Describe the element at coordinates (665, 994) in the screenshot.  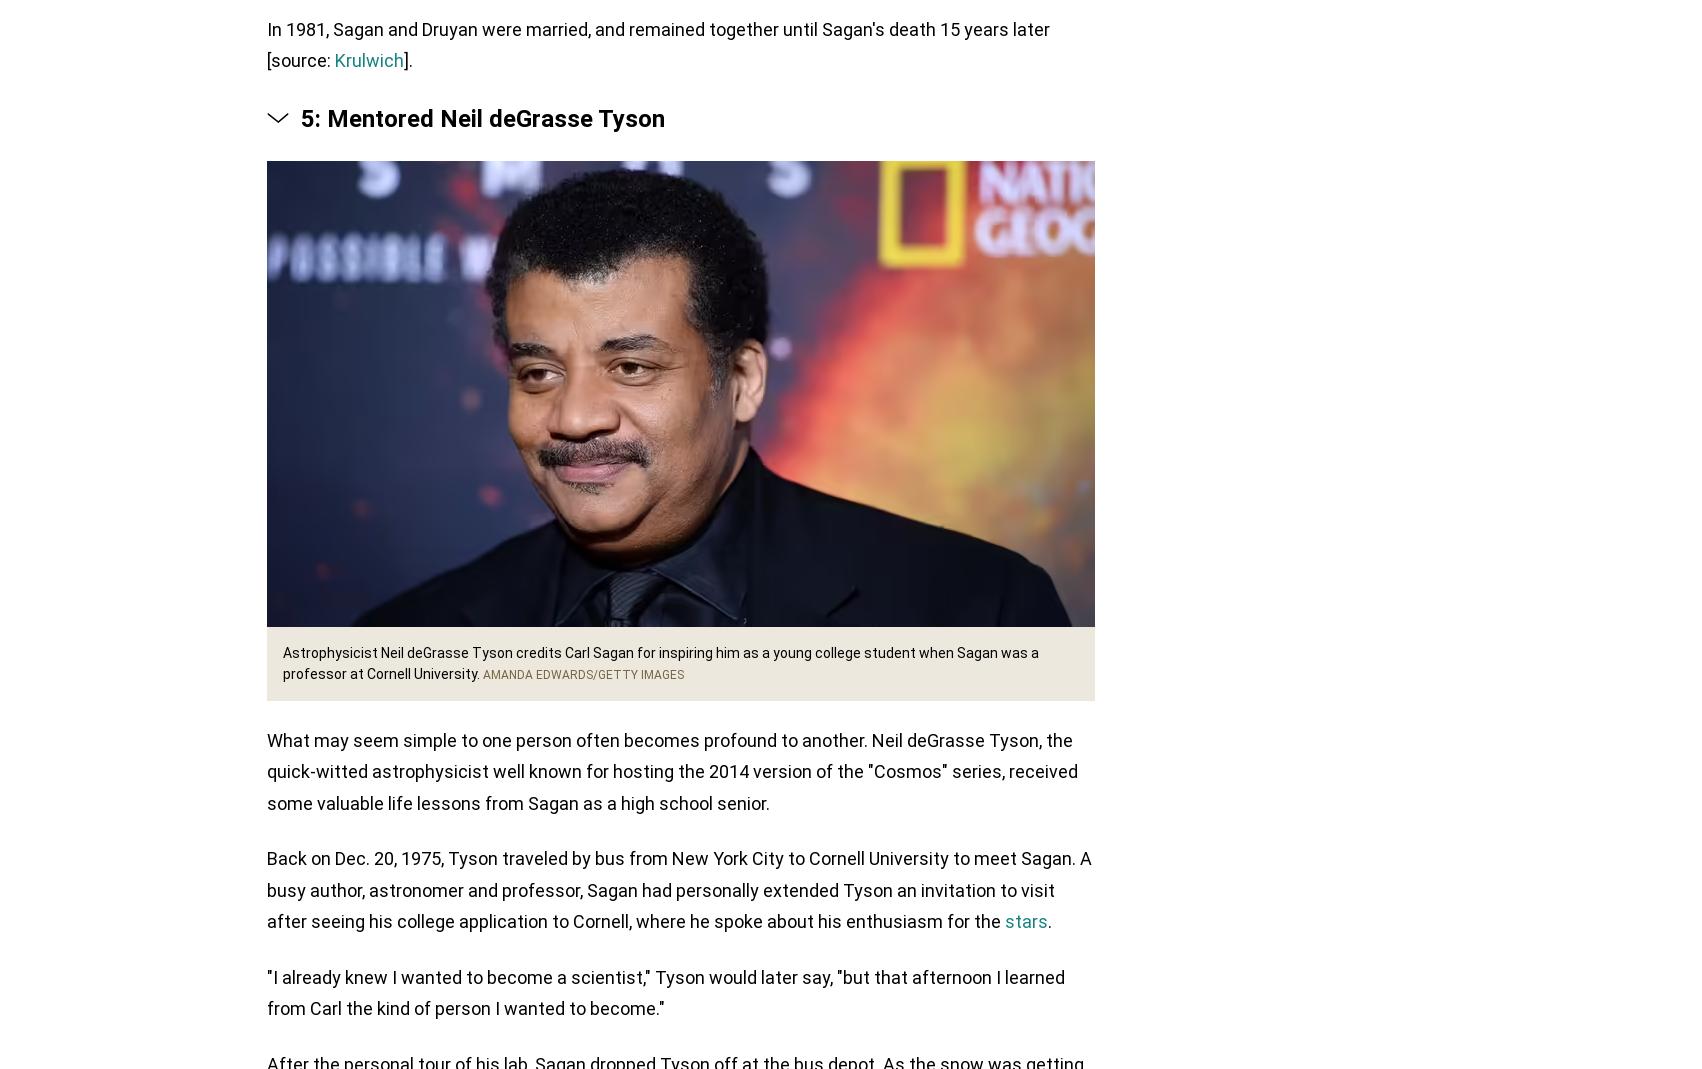
I see `'"I already knew I wanted to become a scientist," Tyson would later say, "but that afternoon I learned from Carl the kind of person I wanted to become."'` at that location.